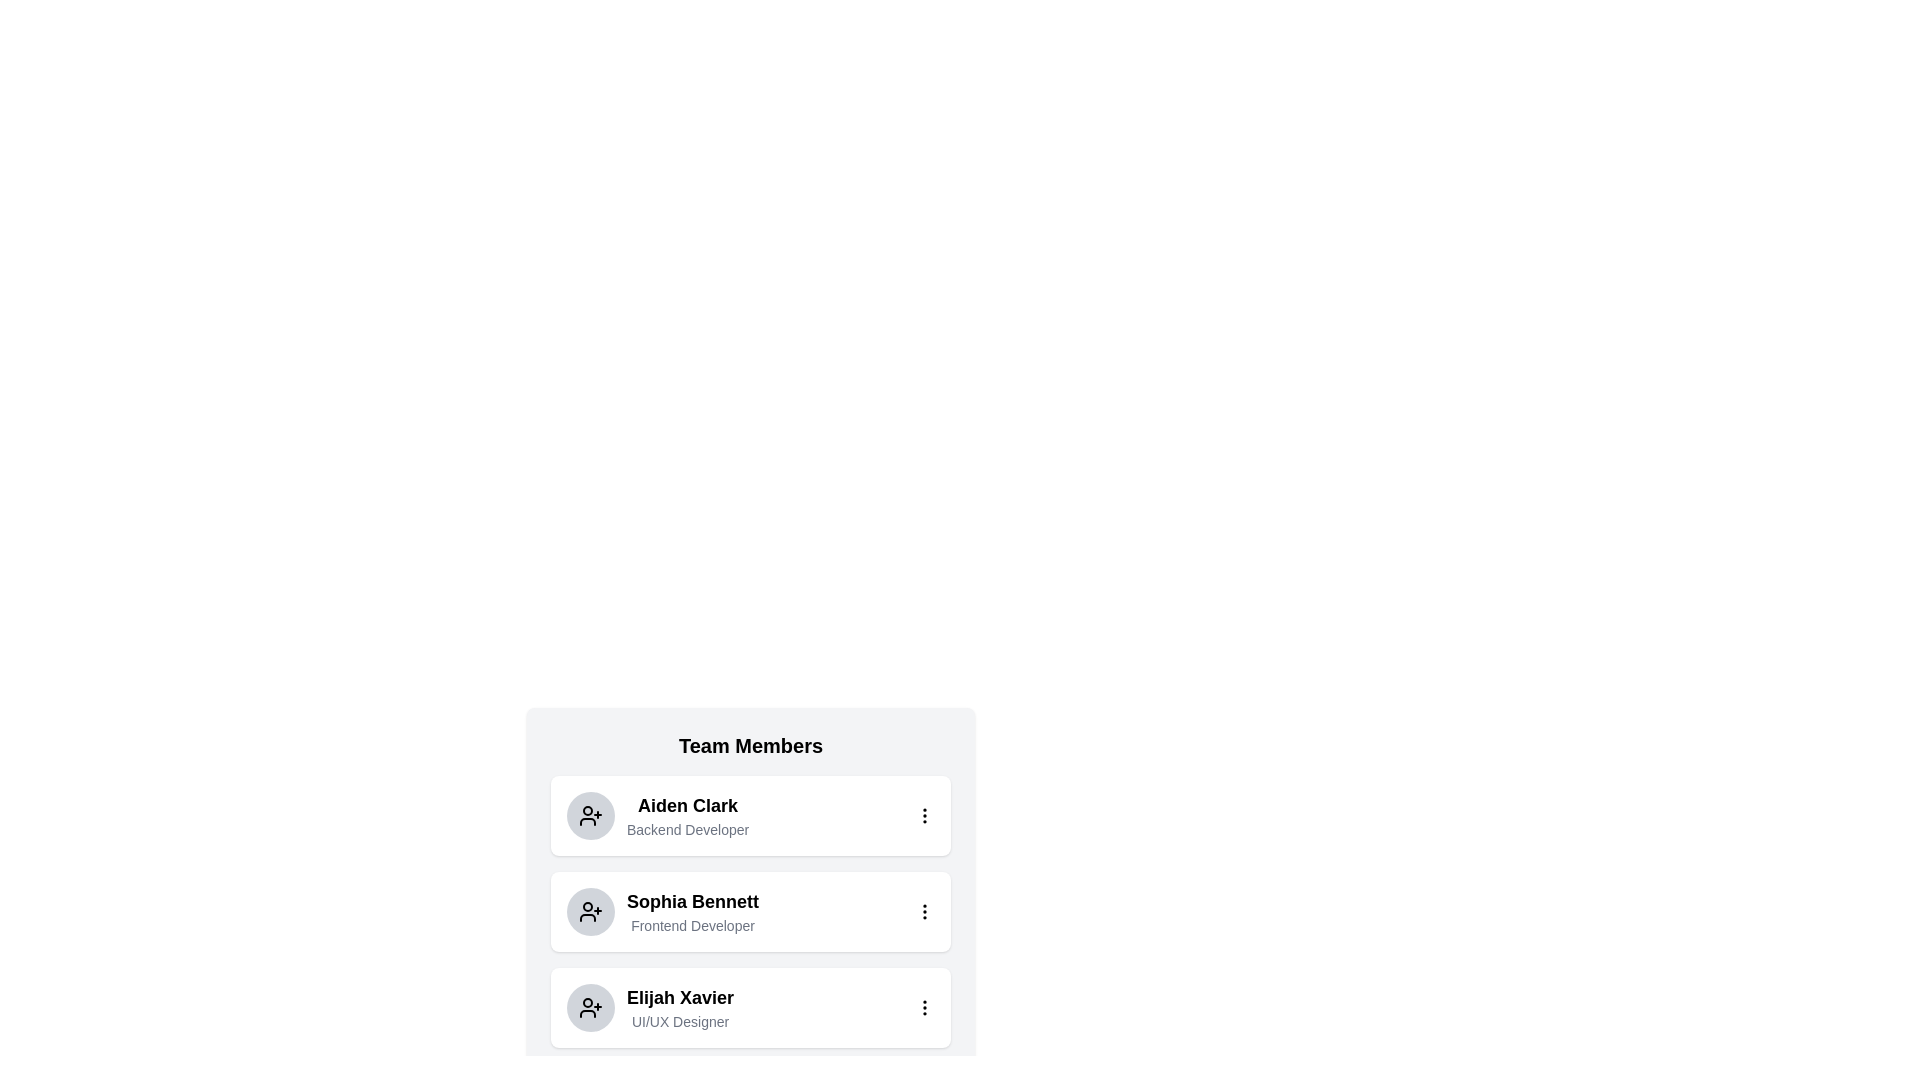 The height and width of the screenshot is (1080, 1920). Describe the element at coordinates (692, 902) in the screenshot. I see `text displayed in the Text Label that shows the name of a team member, located below the card for 'Aiden Clark' and above the card for 'Elijah Xavier'` at that location.